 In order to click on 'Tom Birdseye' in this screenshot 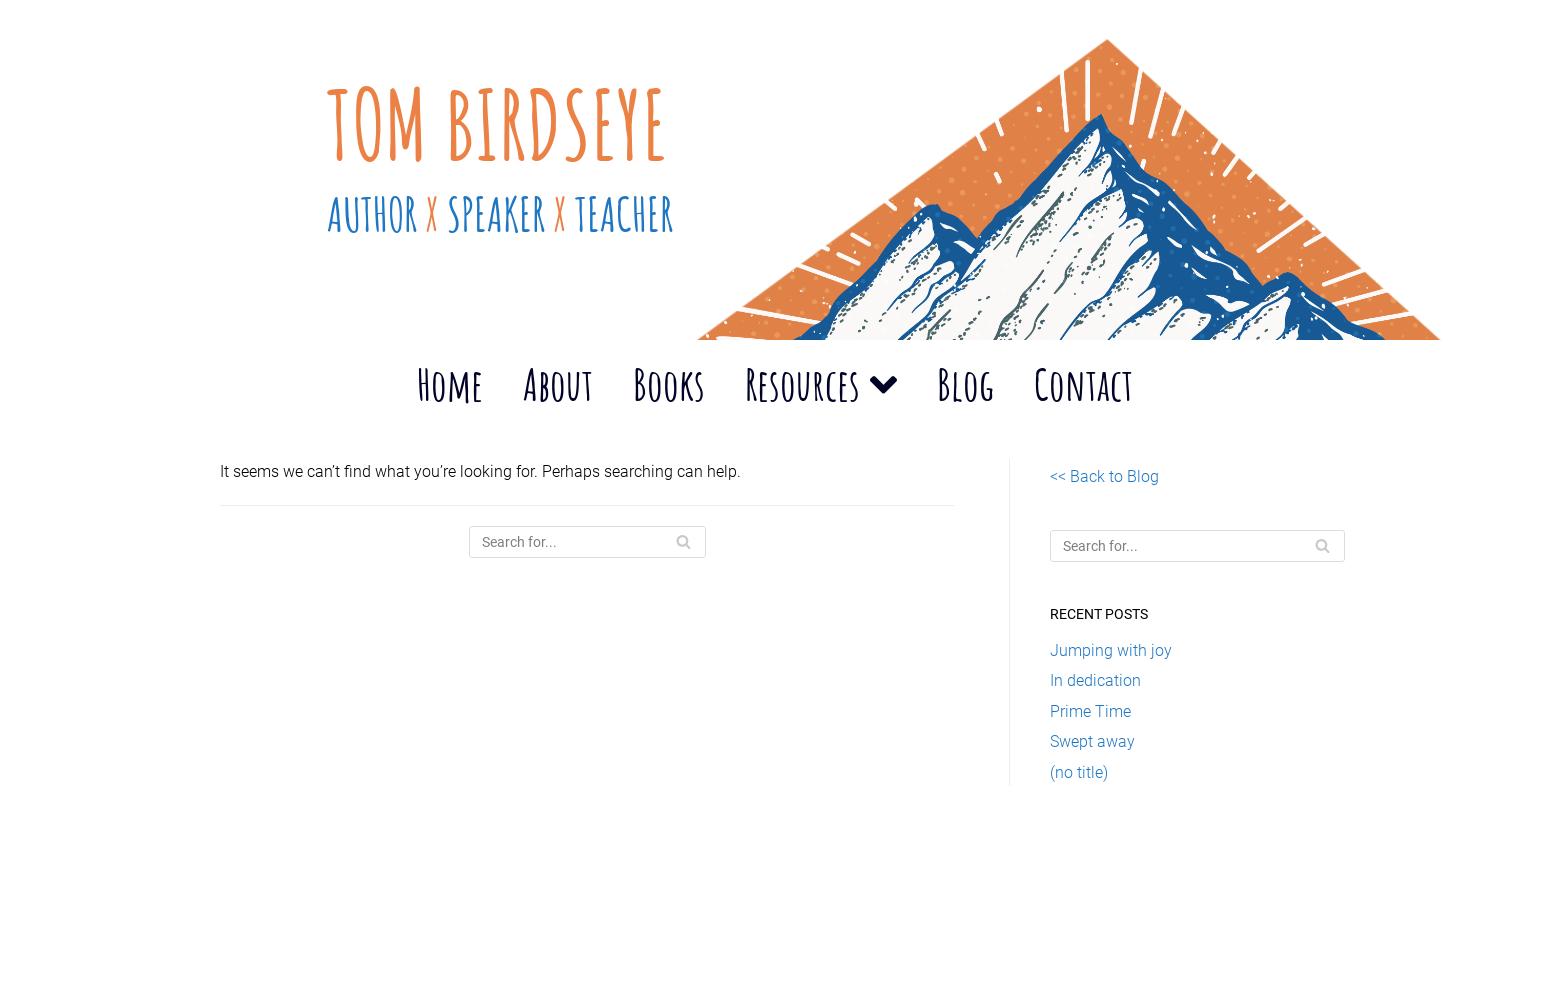, I will do `click(496, 122)`.